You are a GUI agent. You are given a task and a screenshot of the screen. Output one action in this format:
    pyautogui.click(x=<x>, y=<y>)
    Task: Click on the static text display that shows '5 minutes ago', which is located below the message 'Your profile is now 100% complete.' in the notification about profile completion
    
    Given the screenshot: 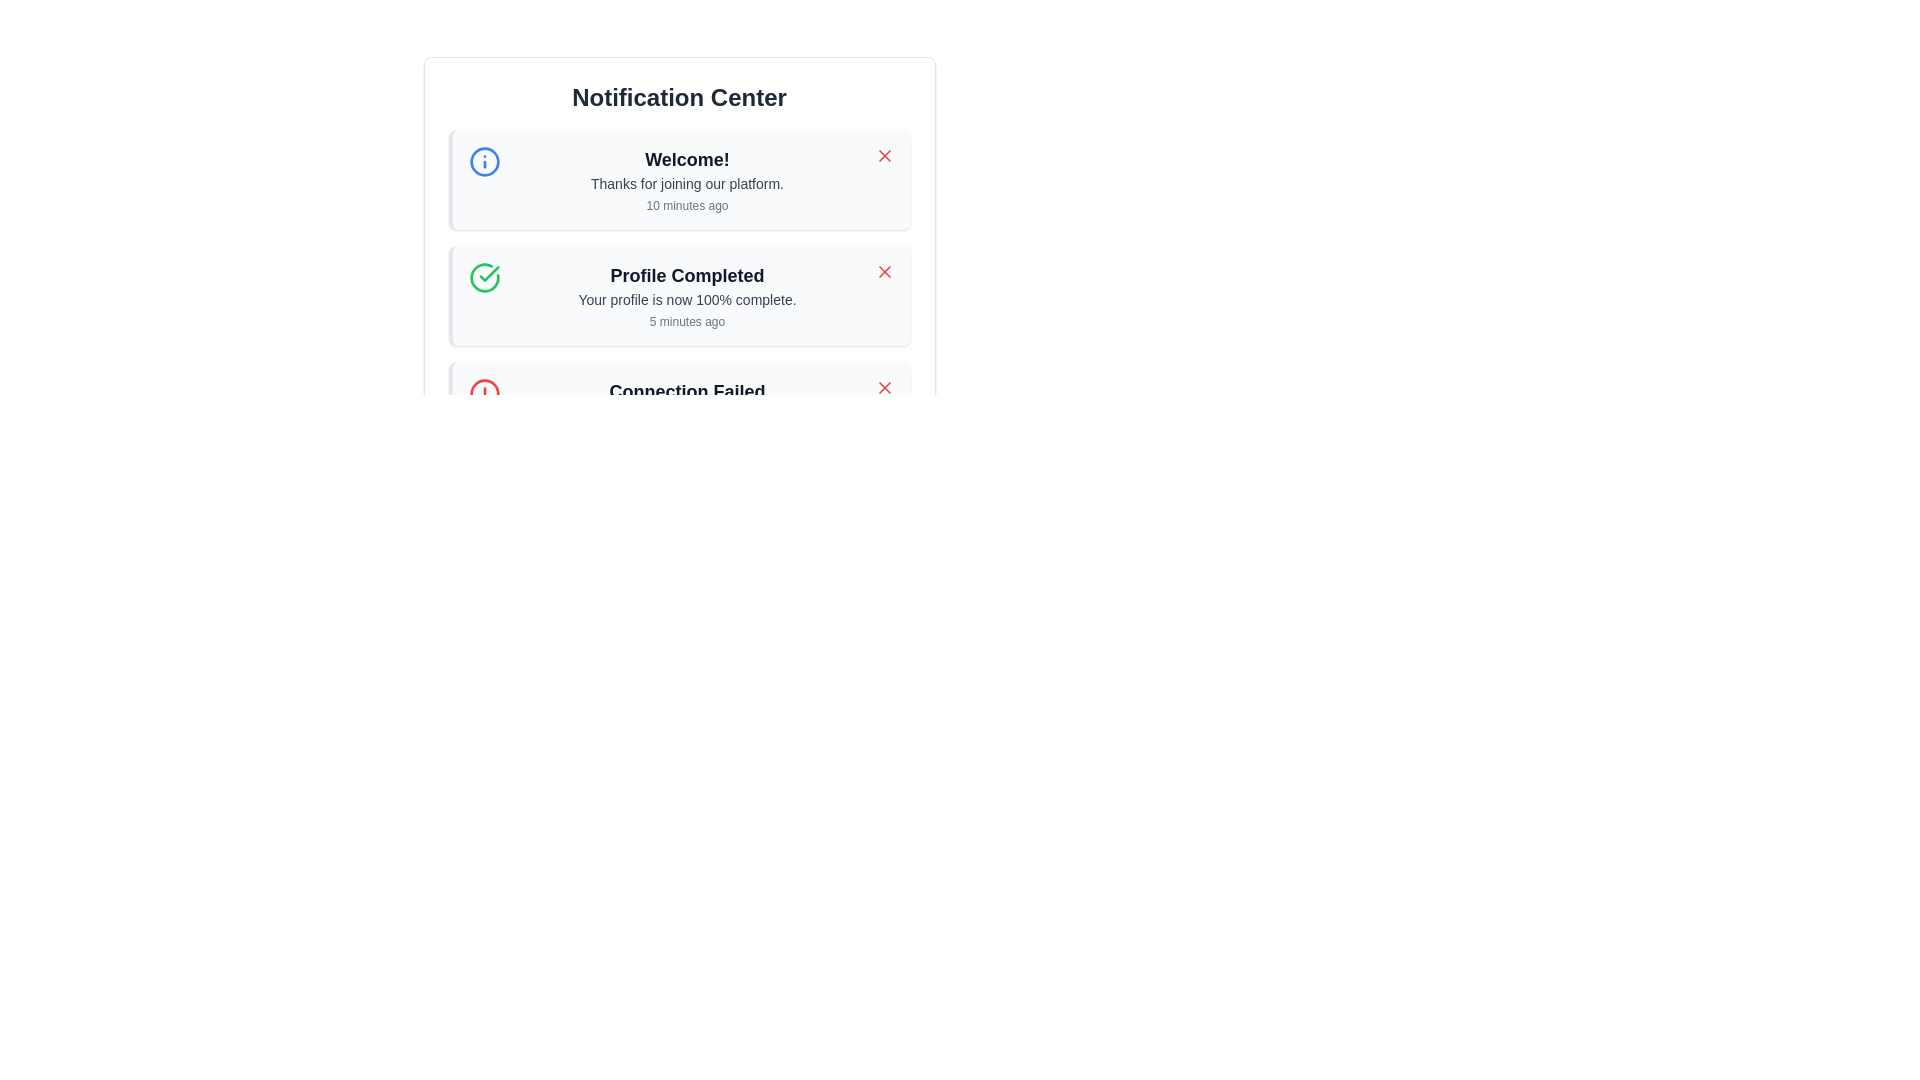 What is the action you would take?
    pyautogui.click(x=687, y=320)
    